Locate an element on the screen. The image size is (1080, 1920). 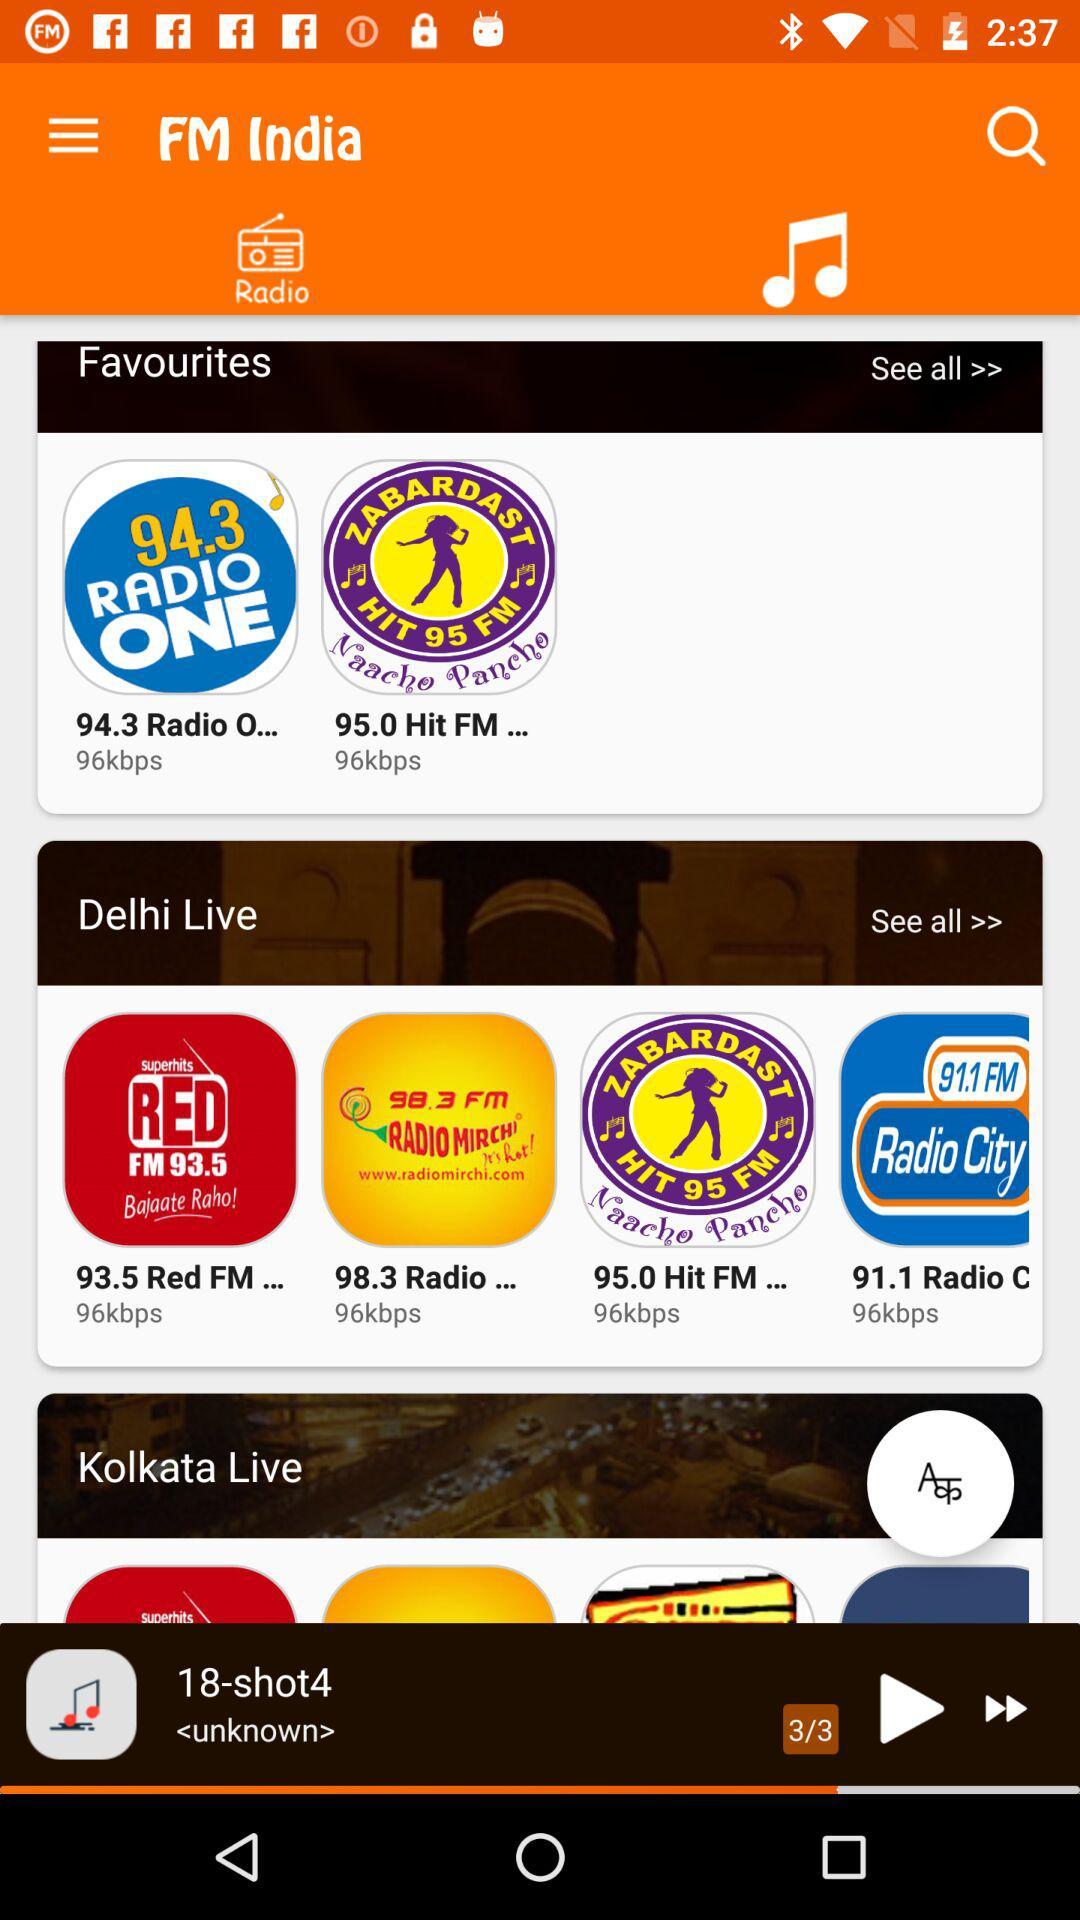
the av_forward icon is located at coordinates (1006, 1707).